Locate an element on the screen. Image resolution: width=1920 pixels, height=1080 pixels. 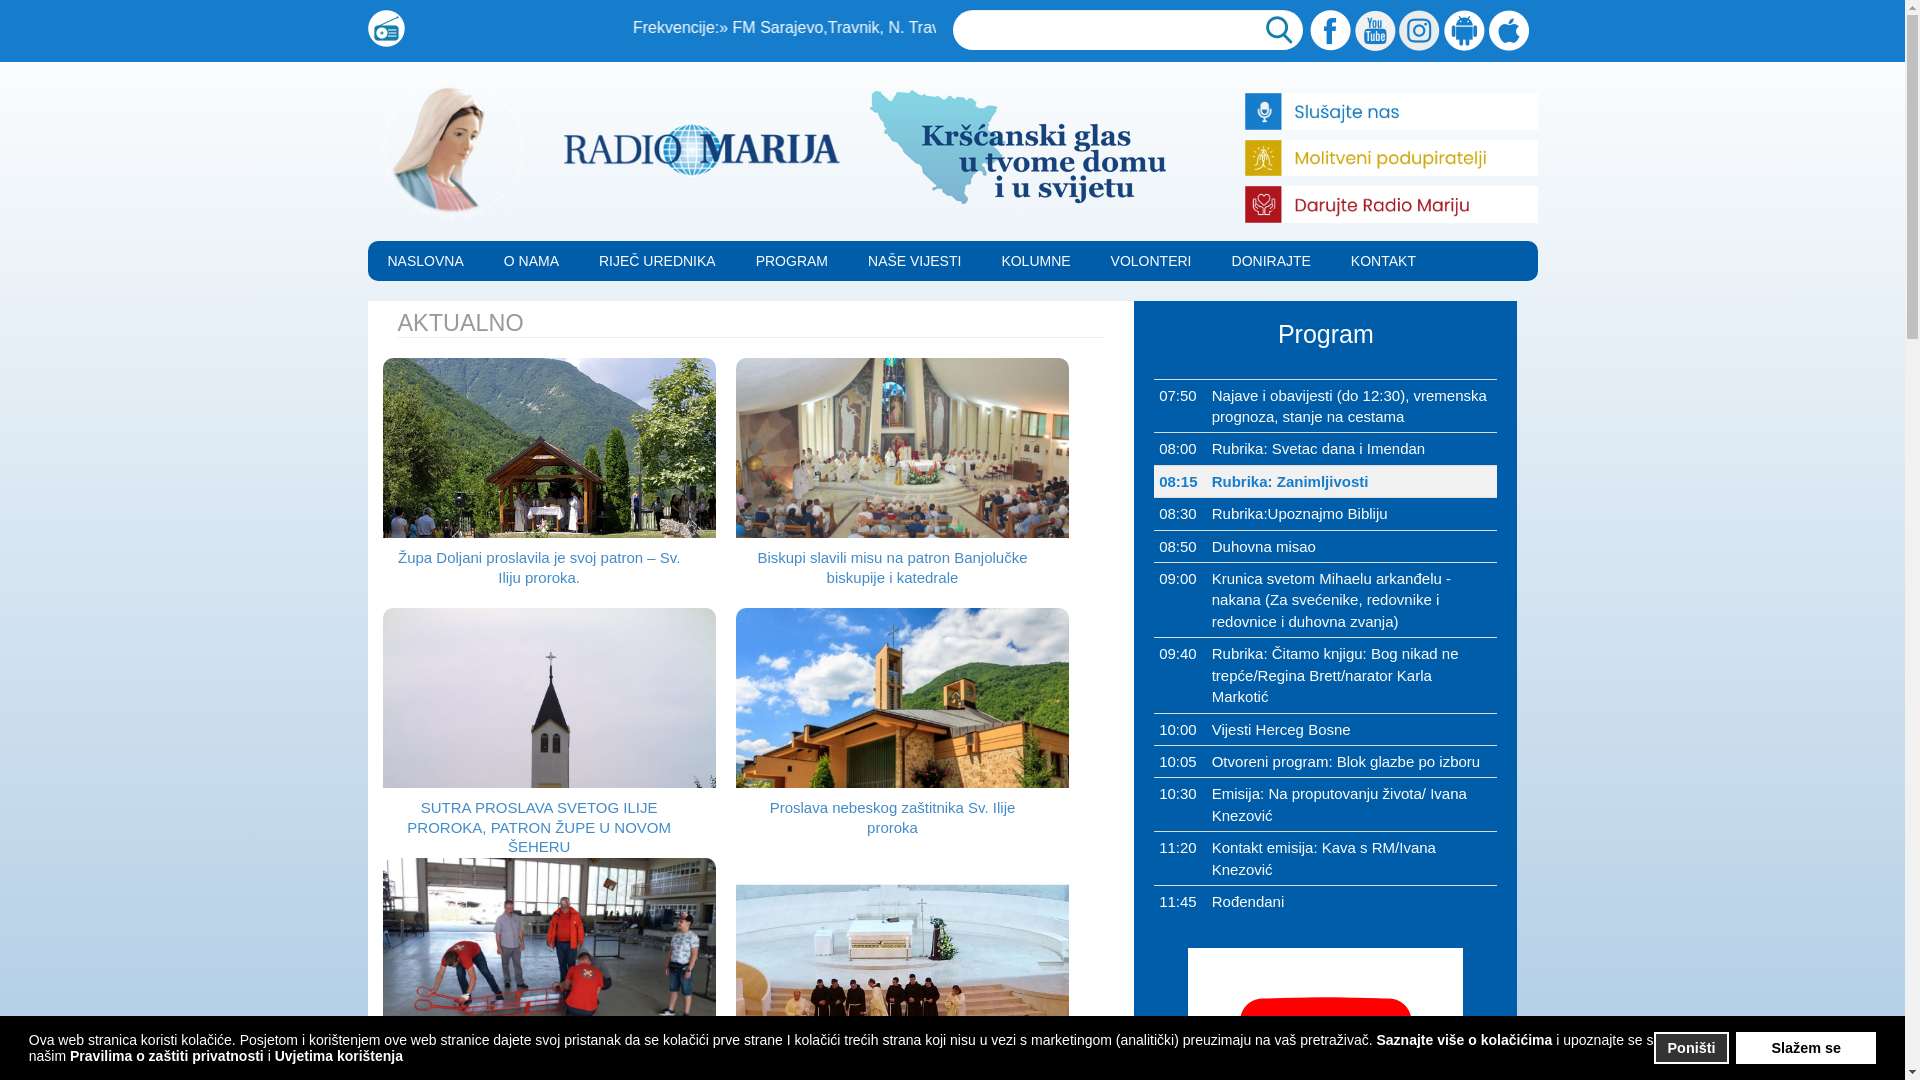
'KOLUMNE' is located at coordinates (1035, 260).